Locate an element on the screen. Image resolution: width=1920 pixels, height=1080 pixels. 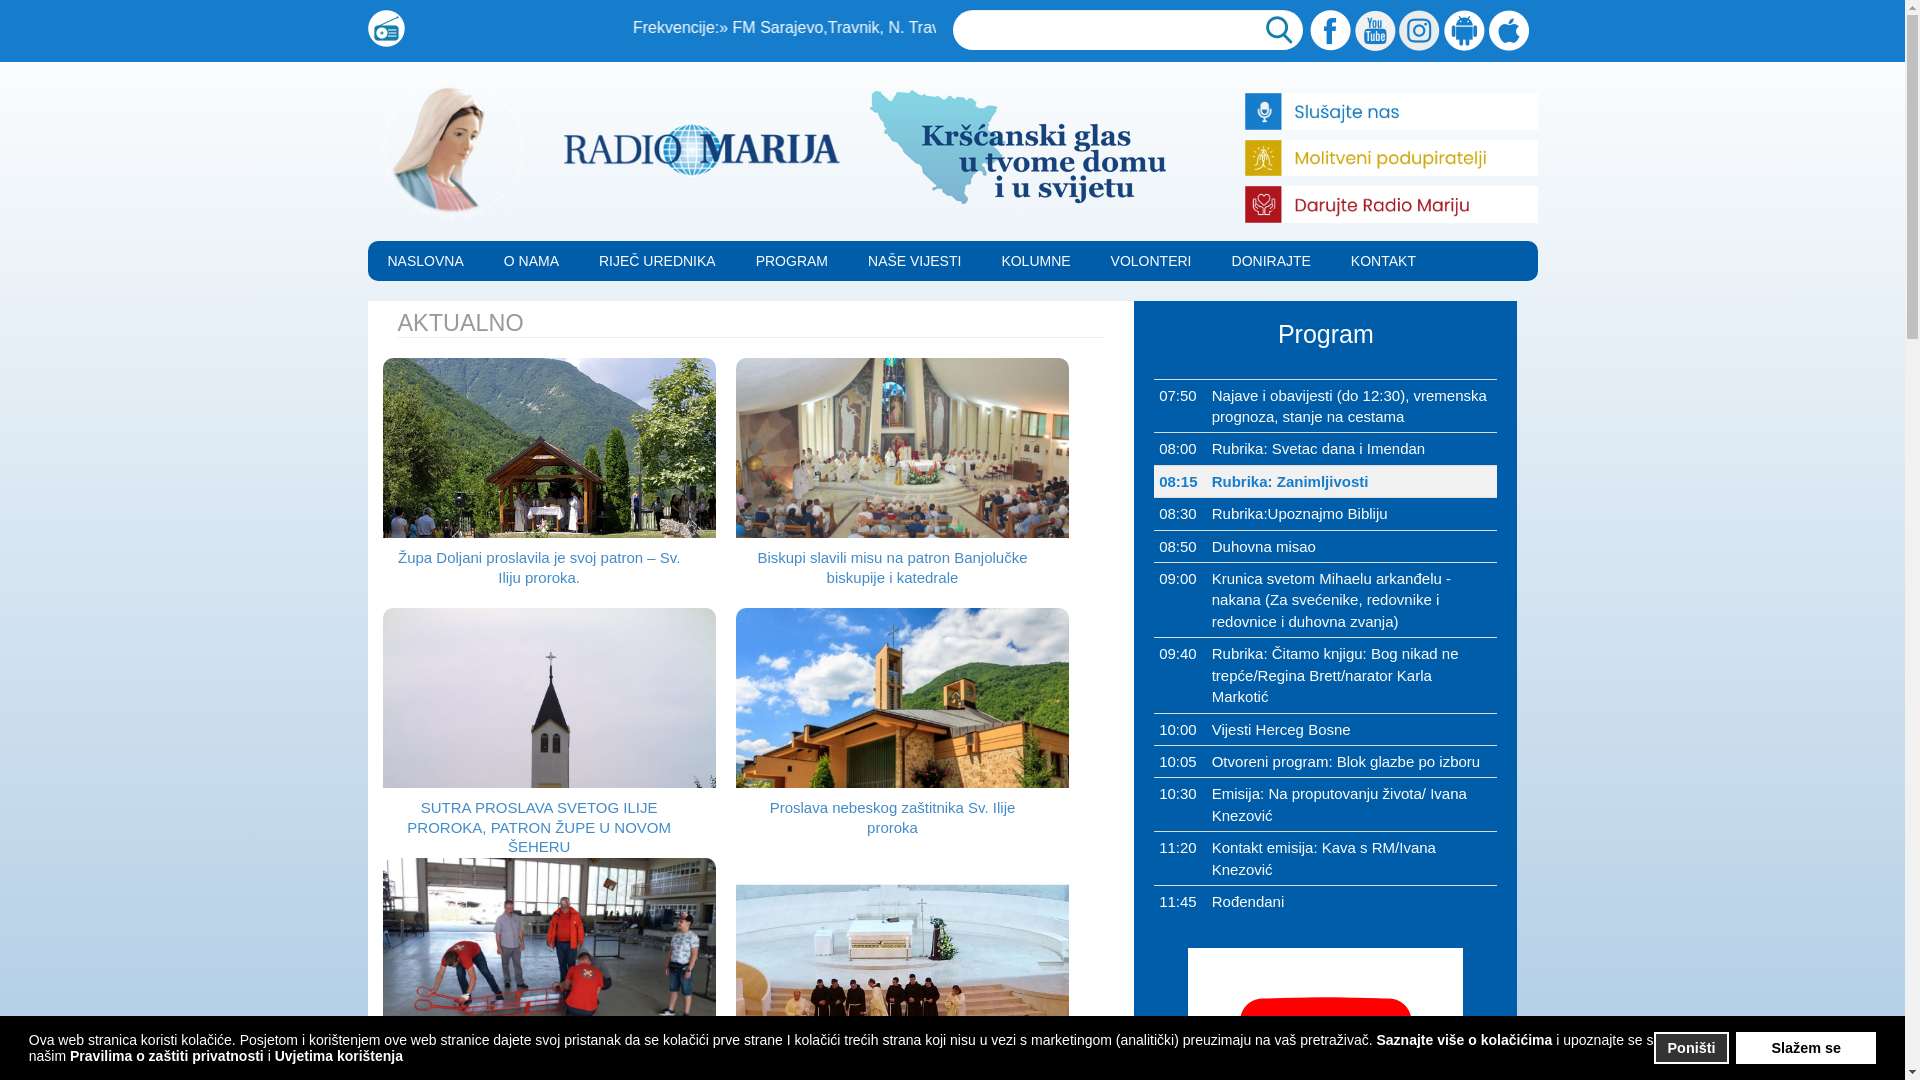
'KOLUMNE' is located at coordinates (1035, 260).